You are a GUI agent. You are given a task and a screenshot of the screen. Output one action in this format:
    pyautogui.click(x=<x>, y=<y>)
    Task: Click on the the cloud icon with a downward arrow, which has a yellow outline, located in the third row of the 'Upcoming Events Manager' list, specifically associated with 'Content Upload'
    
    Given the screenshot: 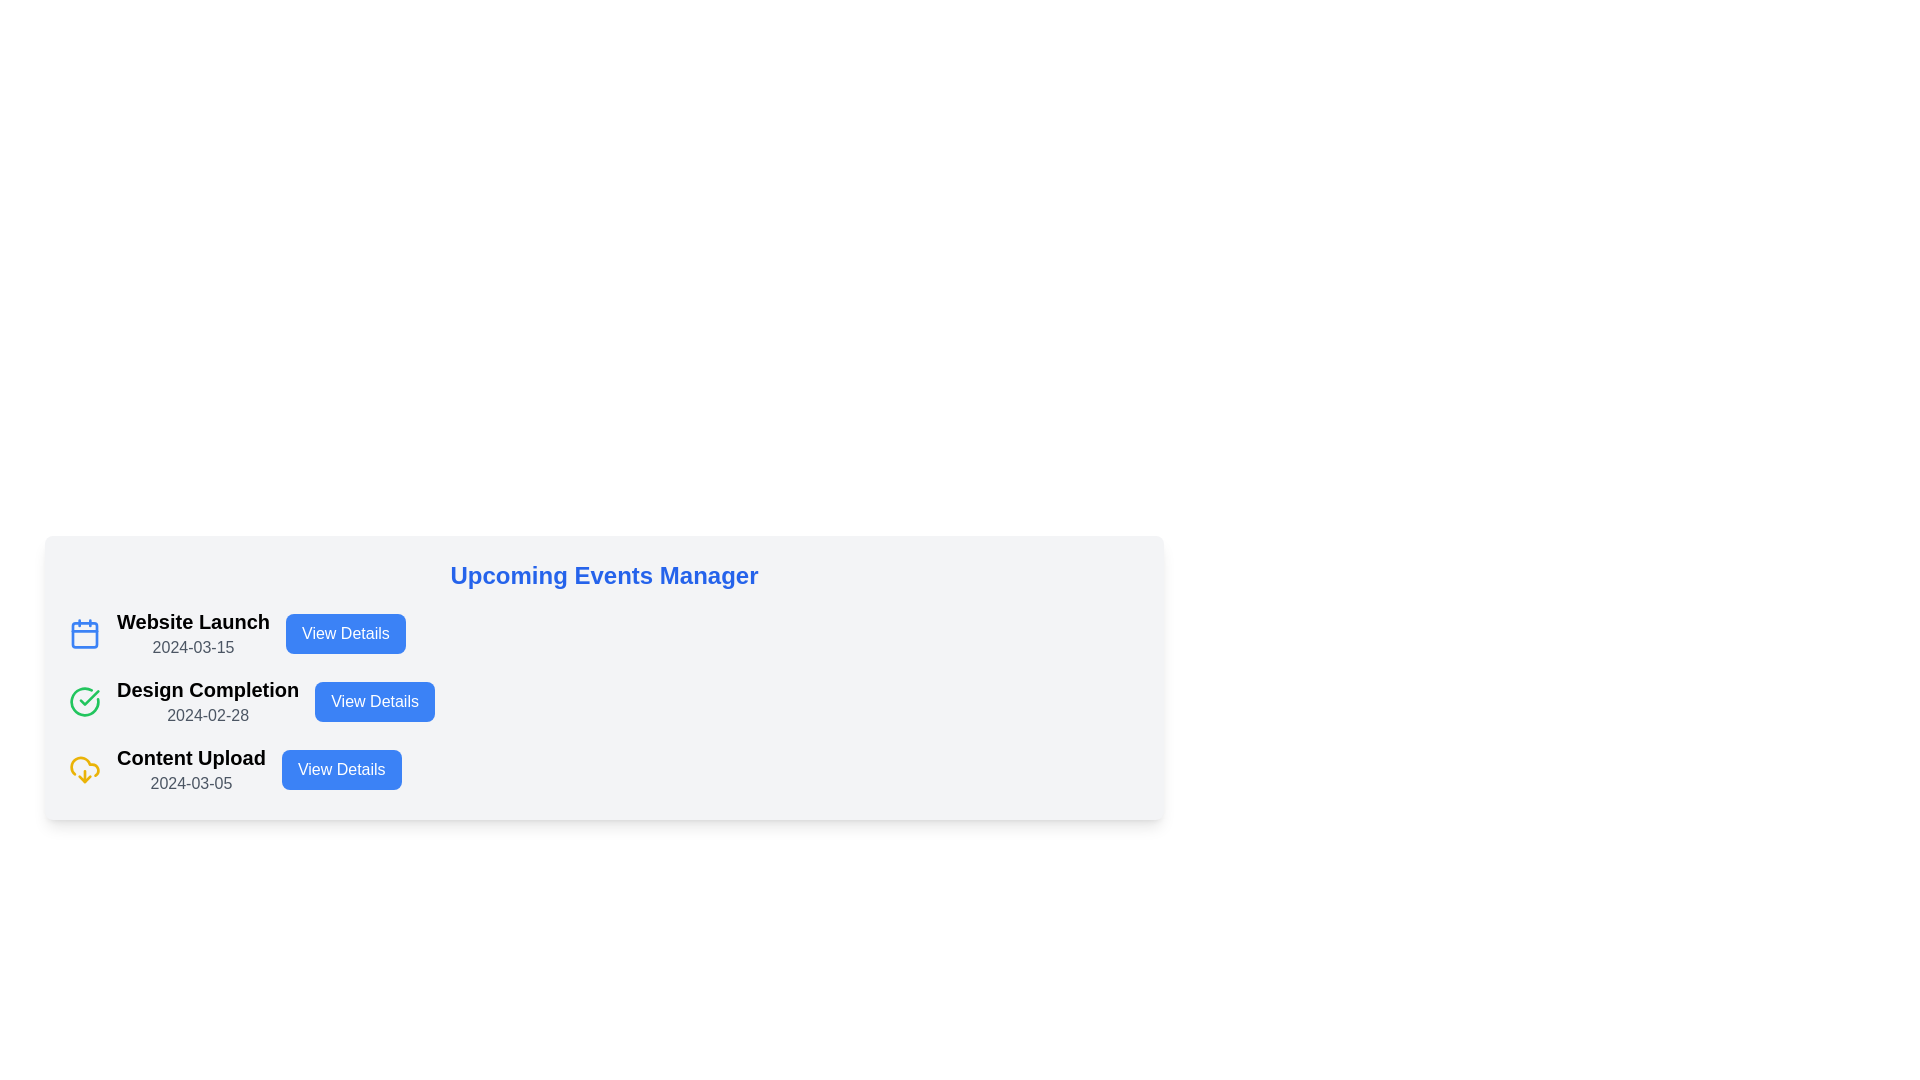 What is the action you would take?
    pyautogui.click(x=84, y=769)
    